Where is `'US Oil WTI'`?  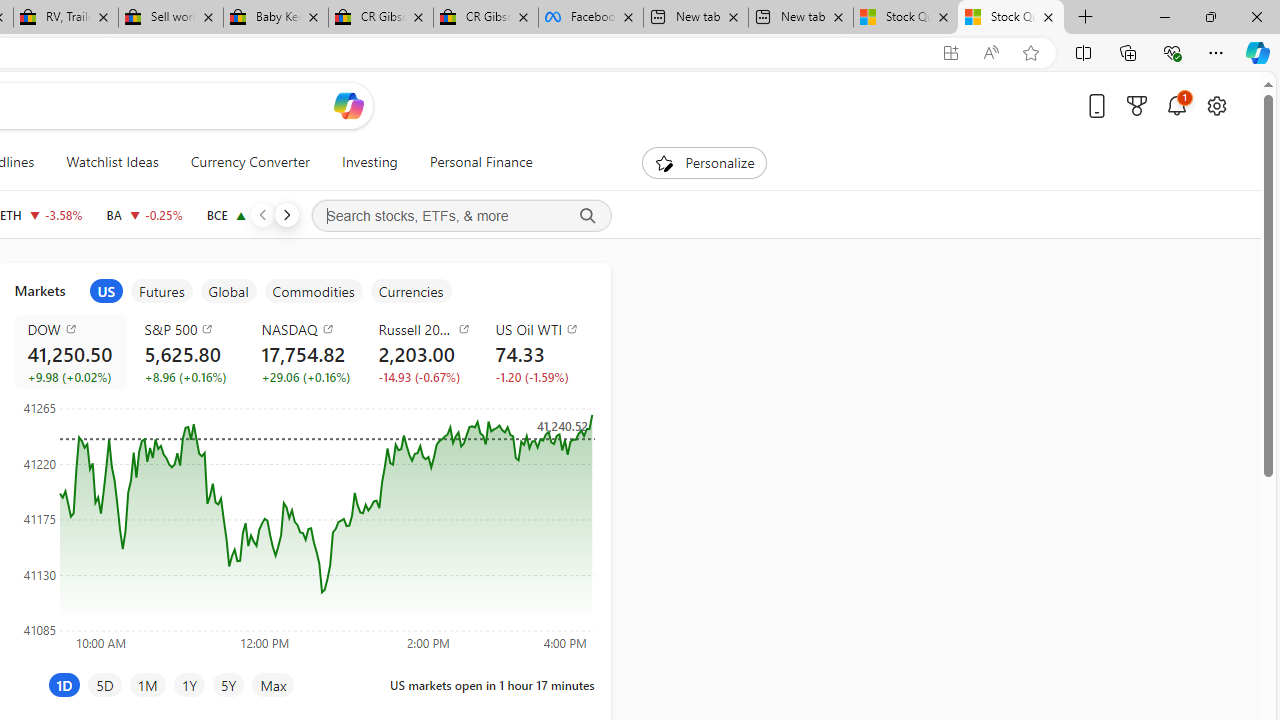
'US Oil WTI' is located at coordinates (542, 328).